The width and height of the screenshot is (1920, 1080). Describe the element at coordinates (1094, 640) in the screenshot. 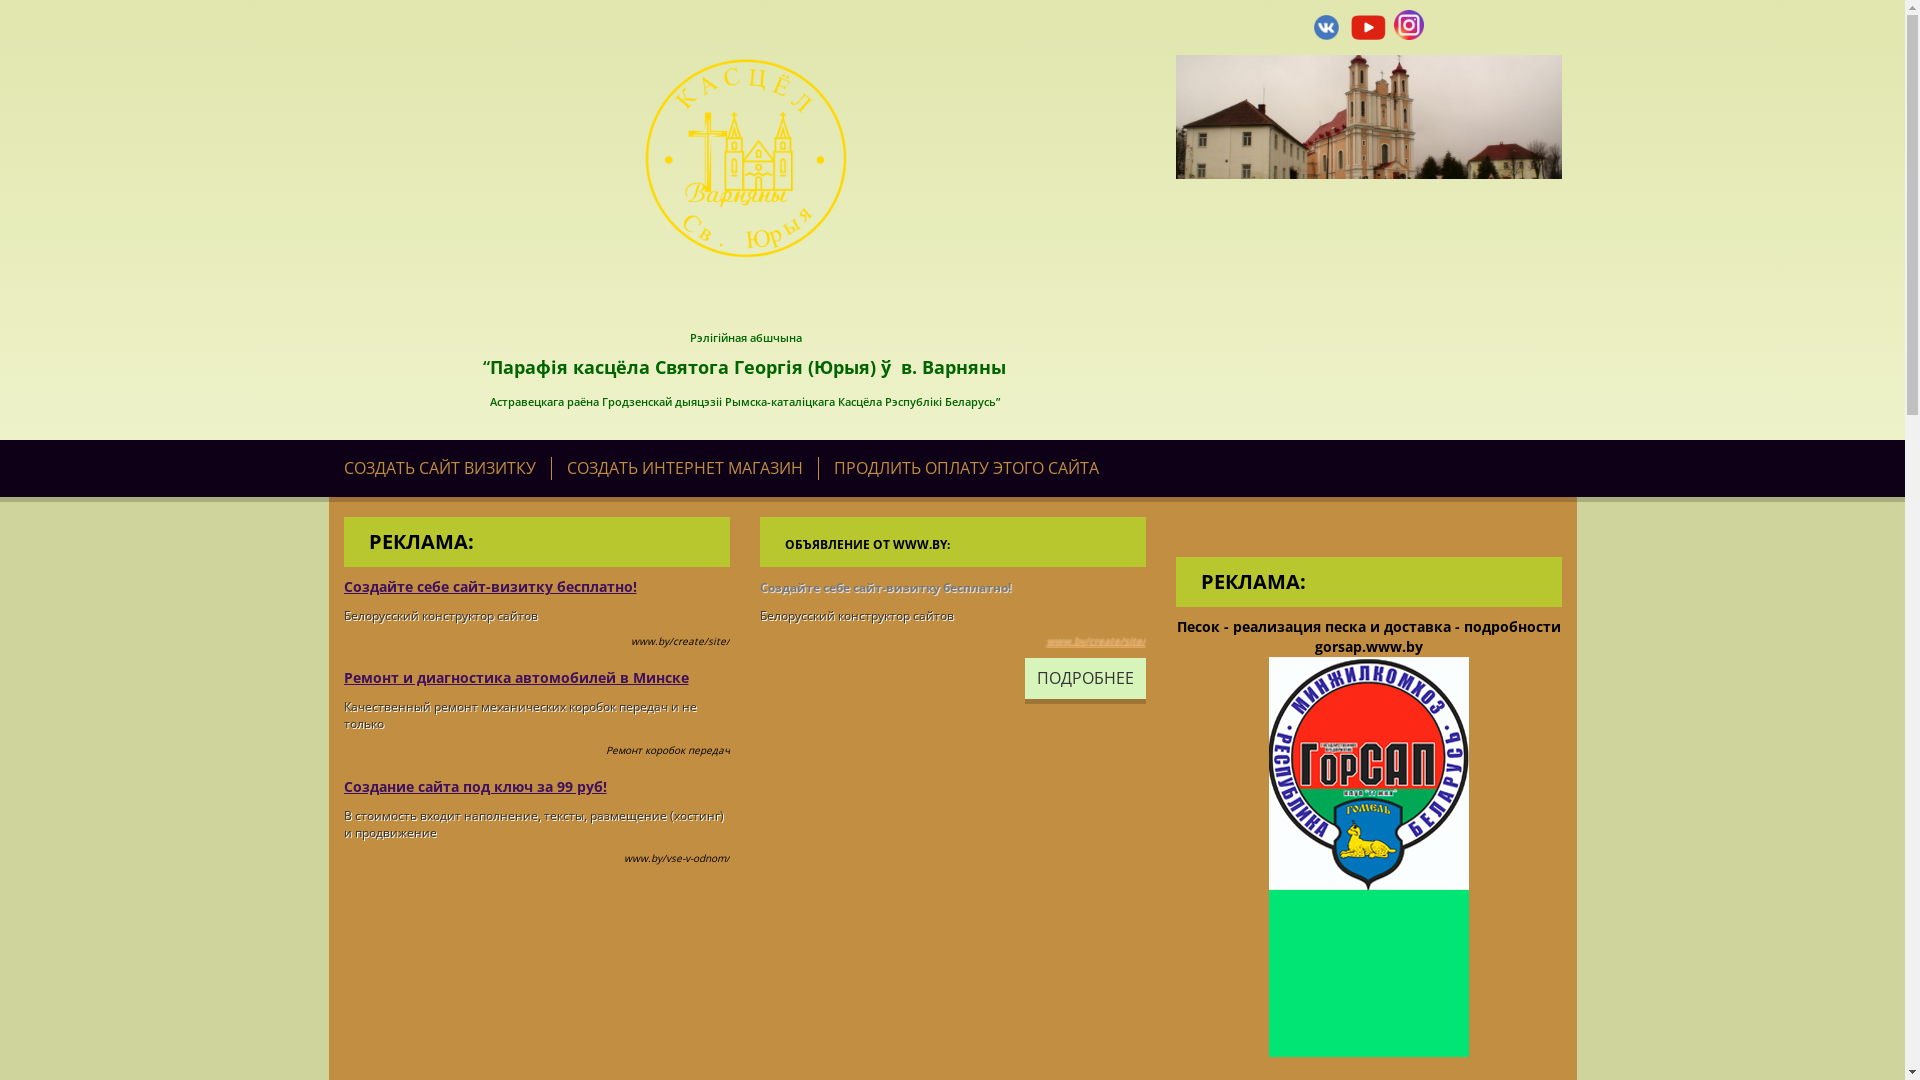

I see `'www.by/create/site/'` at that location.